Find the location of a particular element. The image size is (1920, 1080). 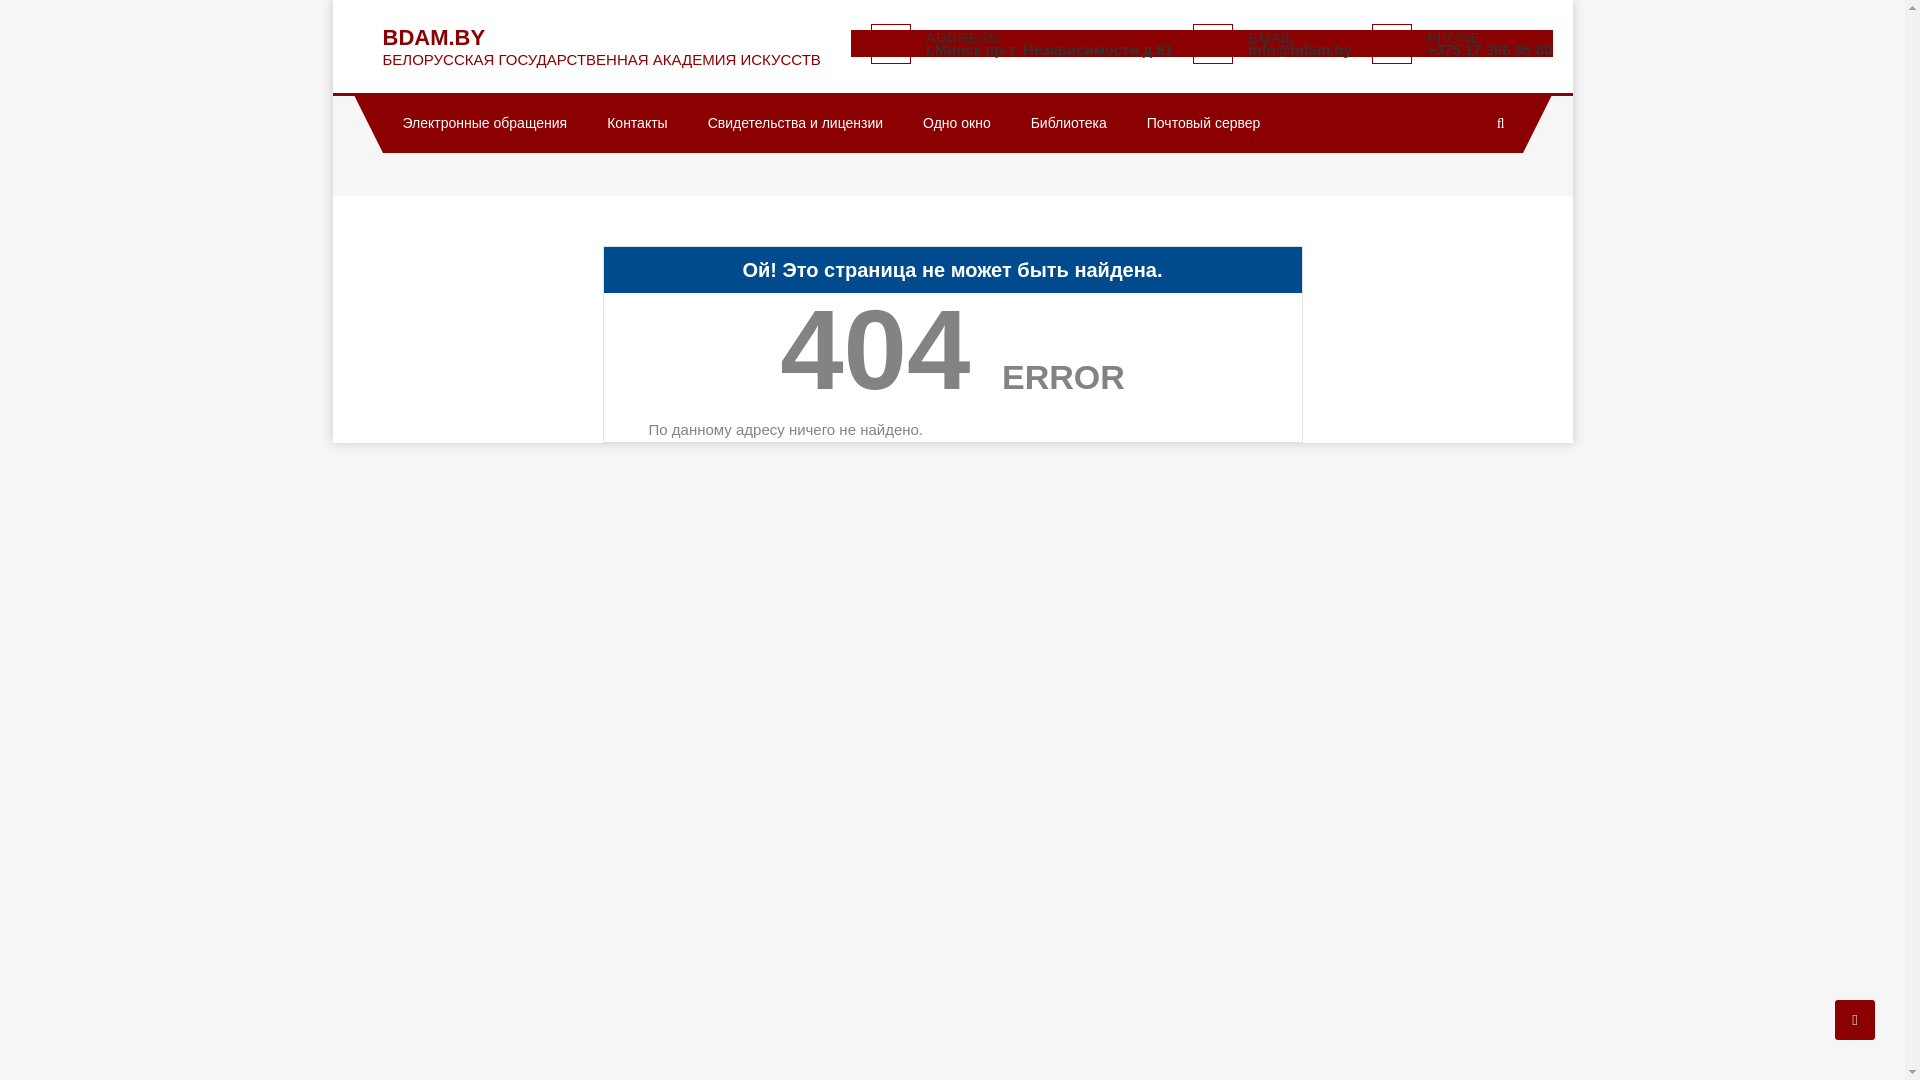

'BDAM.BY' is located at coordinates (432, 37).